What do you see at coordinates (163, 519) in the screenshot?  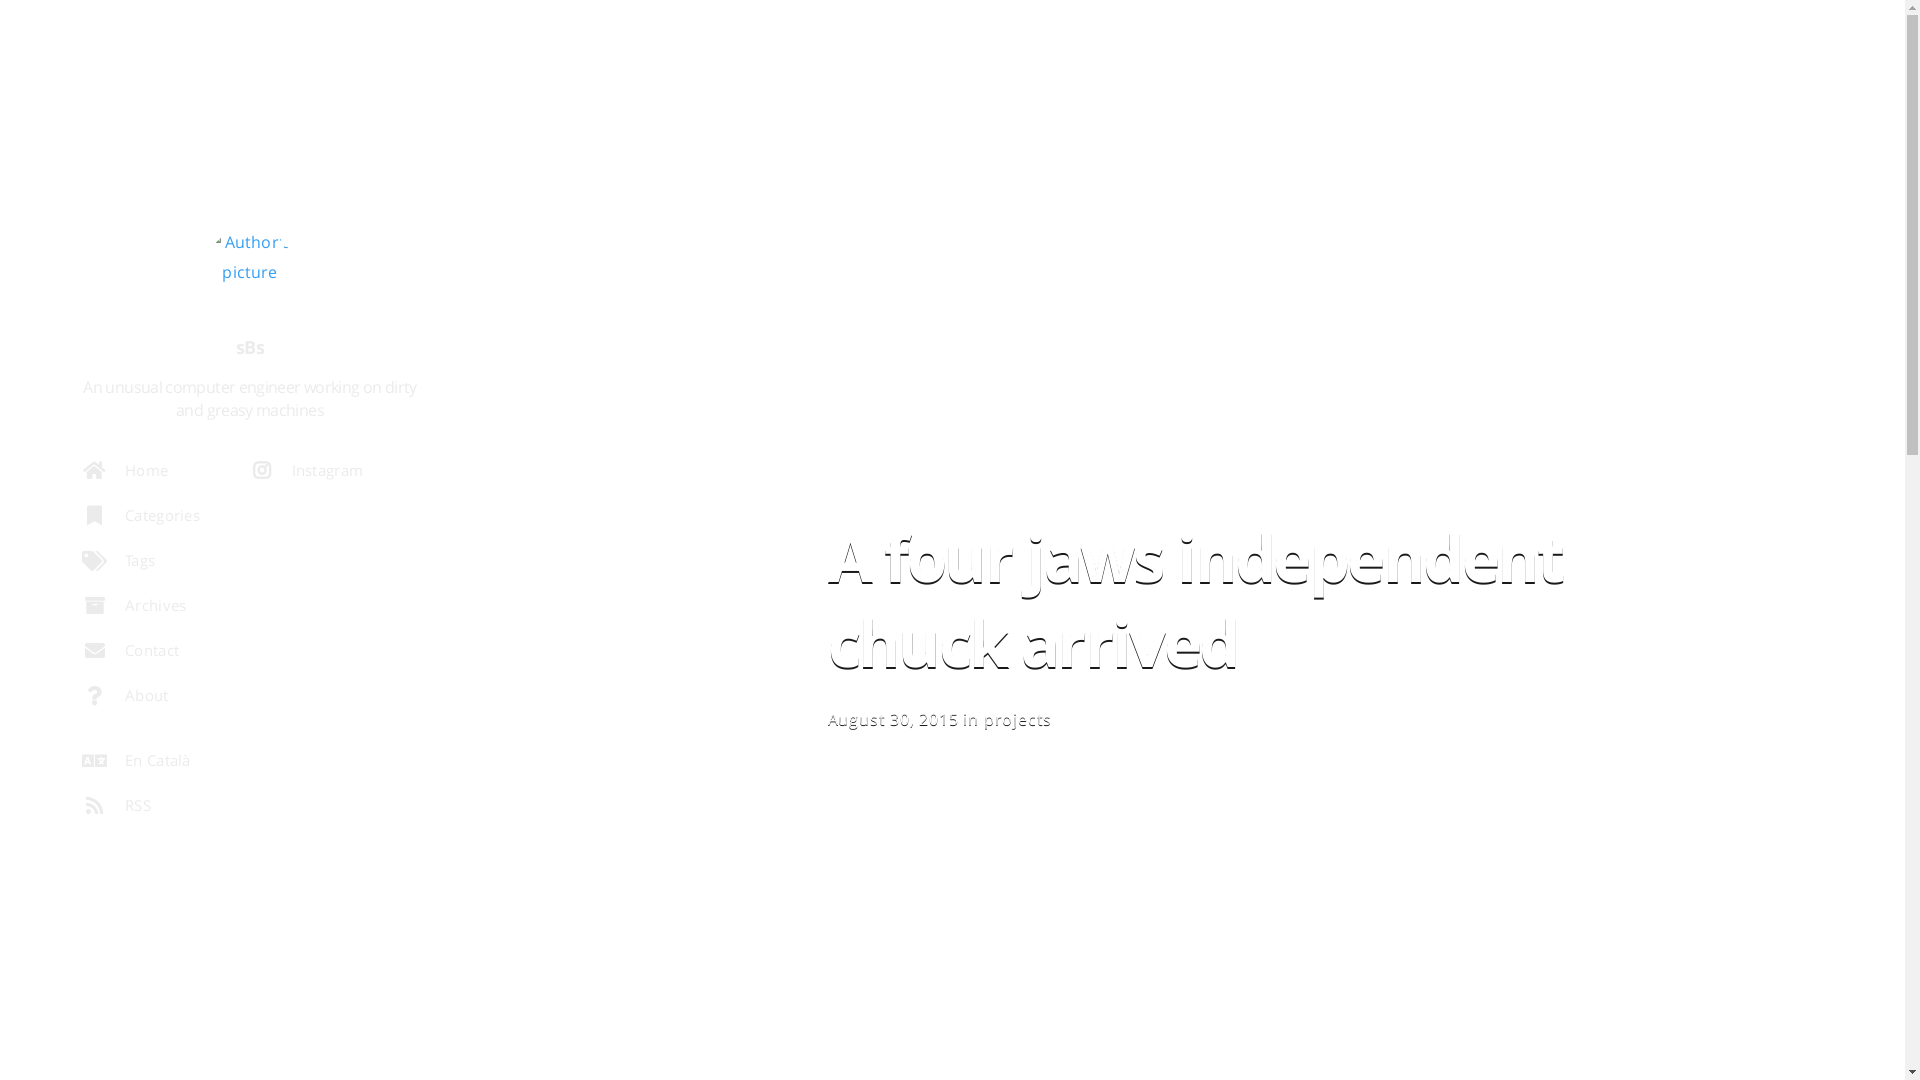 I see `'Categories'` at bounding box center [163, 519].